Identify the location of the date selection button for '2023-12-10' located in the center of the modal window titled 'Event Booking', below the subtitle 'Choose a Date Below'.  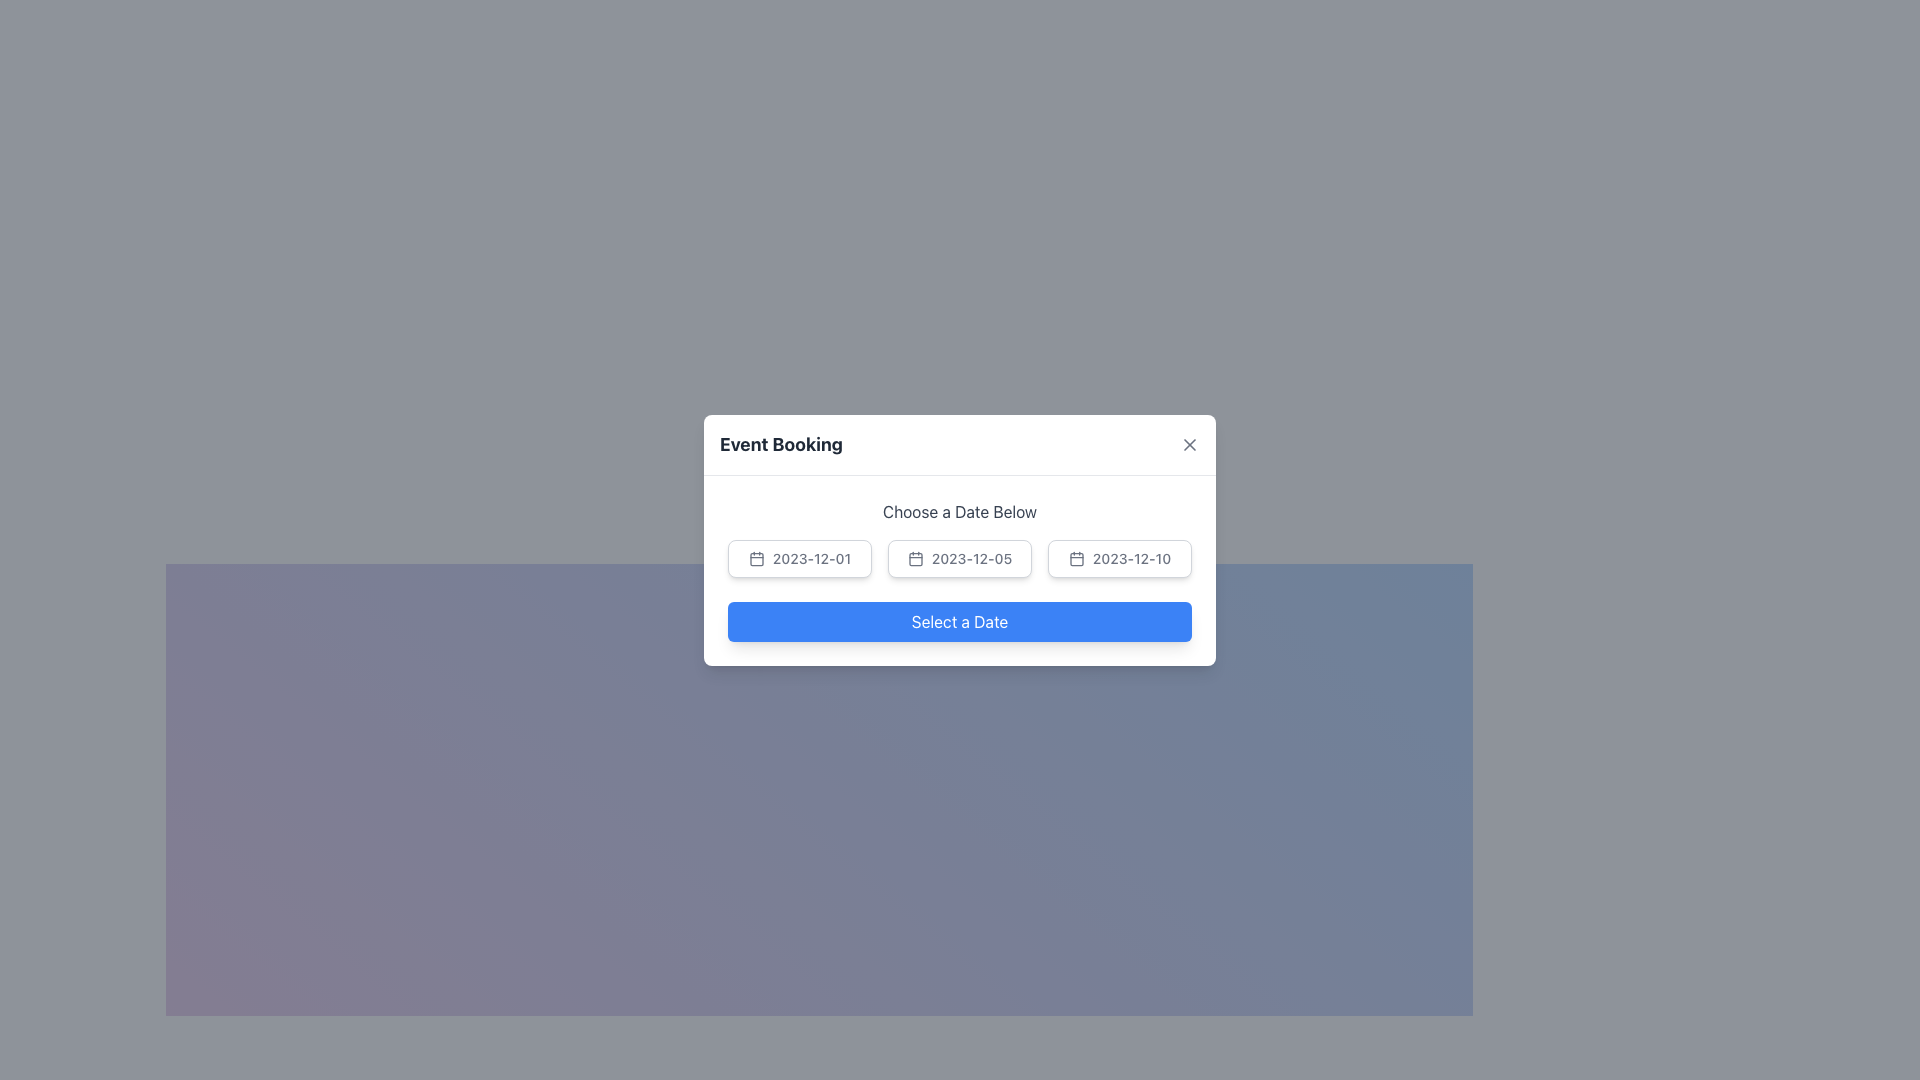
(1118, 558).